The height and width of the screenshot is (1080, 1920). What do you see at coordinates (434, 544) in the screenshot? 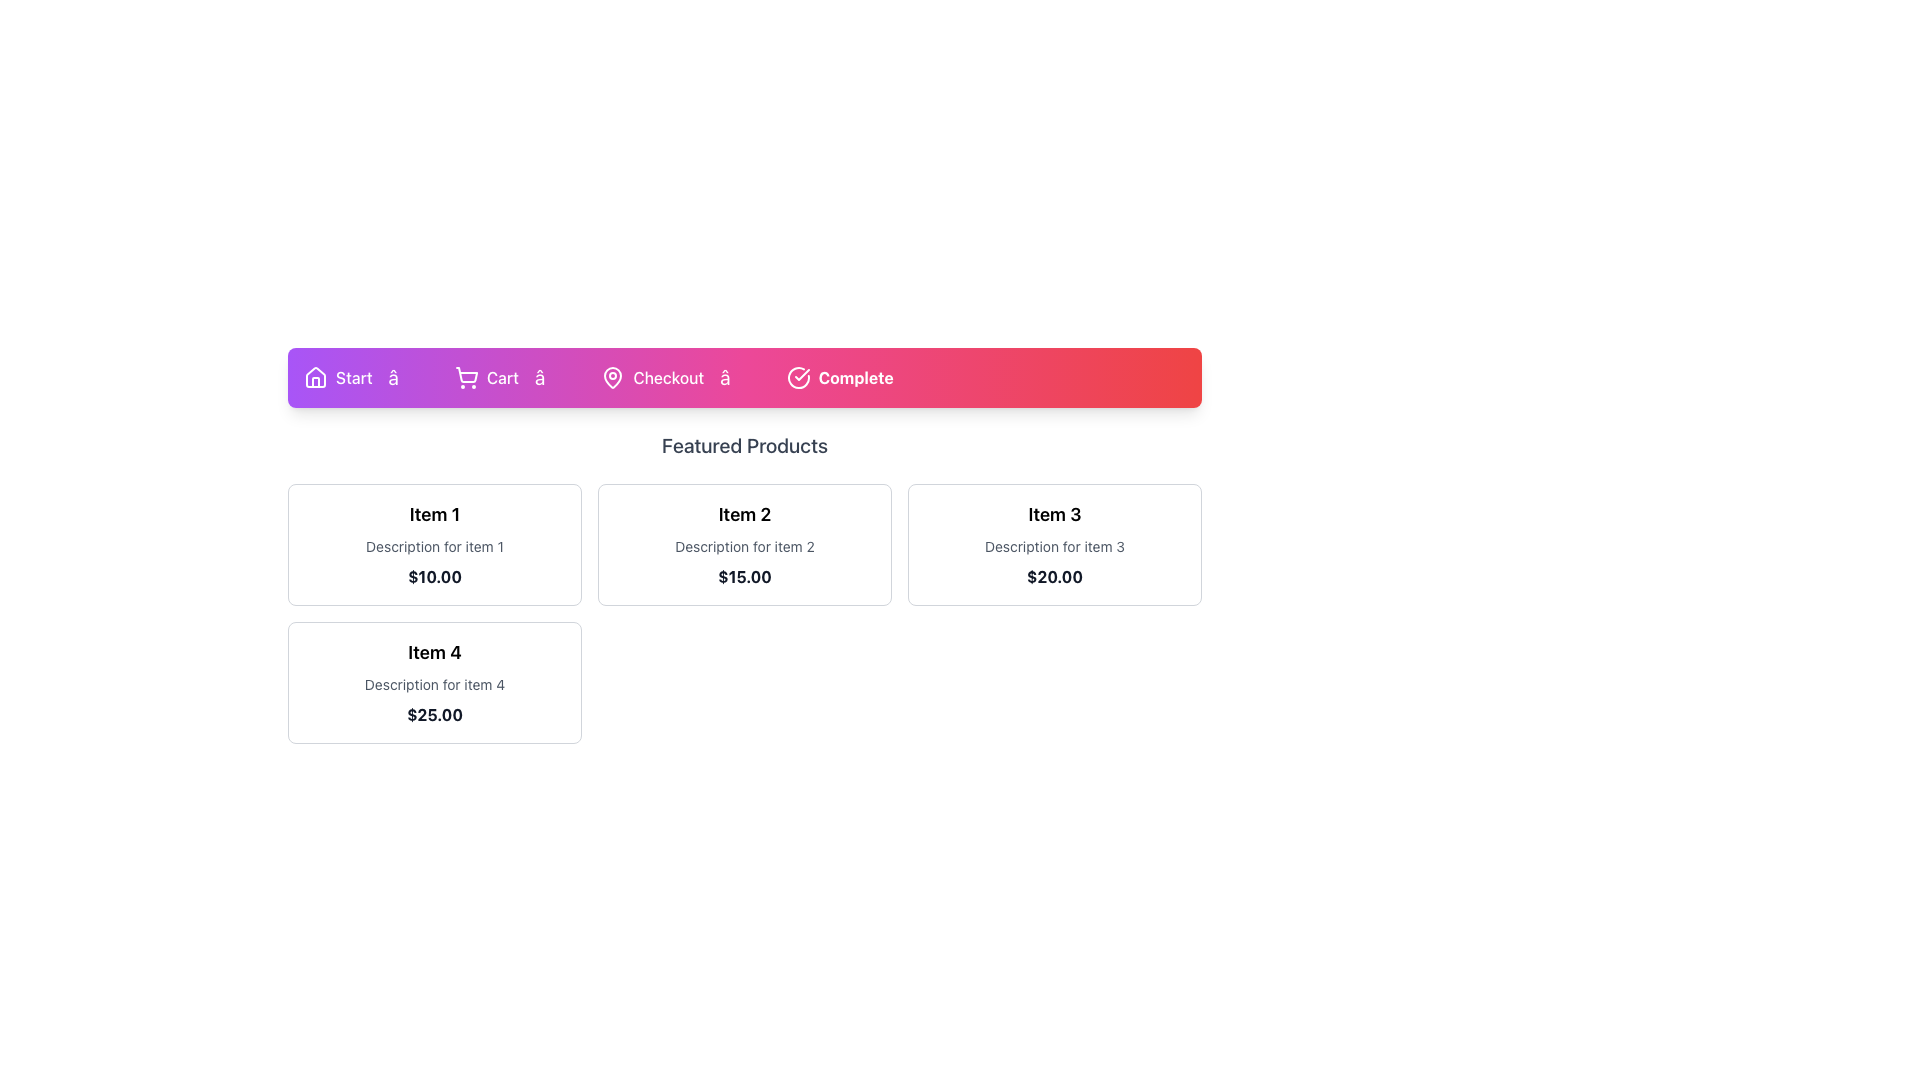
I see `the product card located at the top-left corner of the grid, which displays the product's name, description, and price` at bounding box center [434, 544].